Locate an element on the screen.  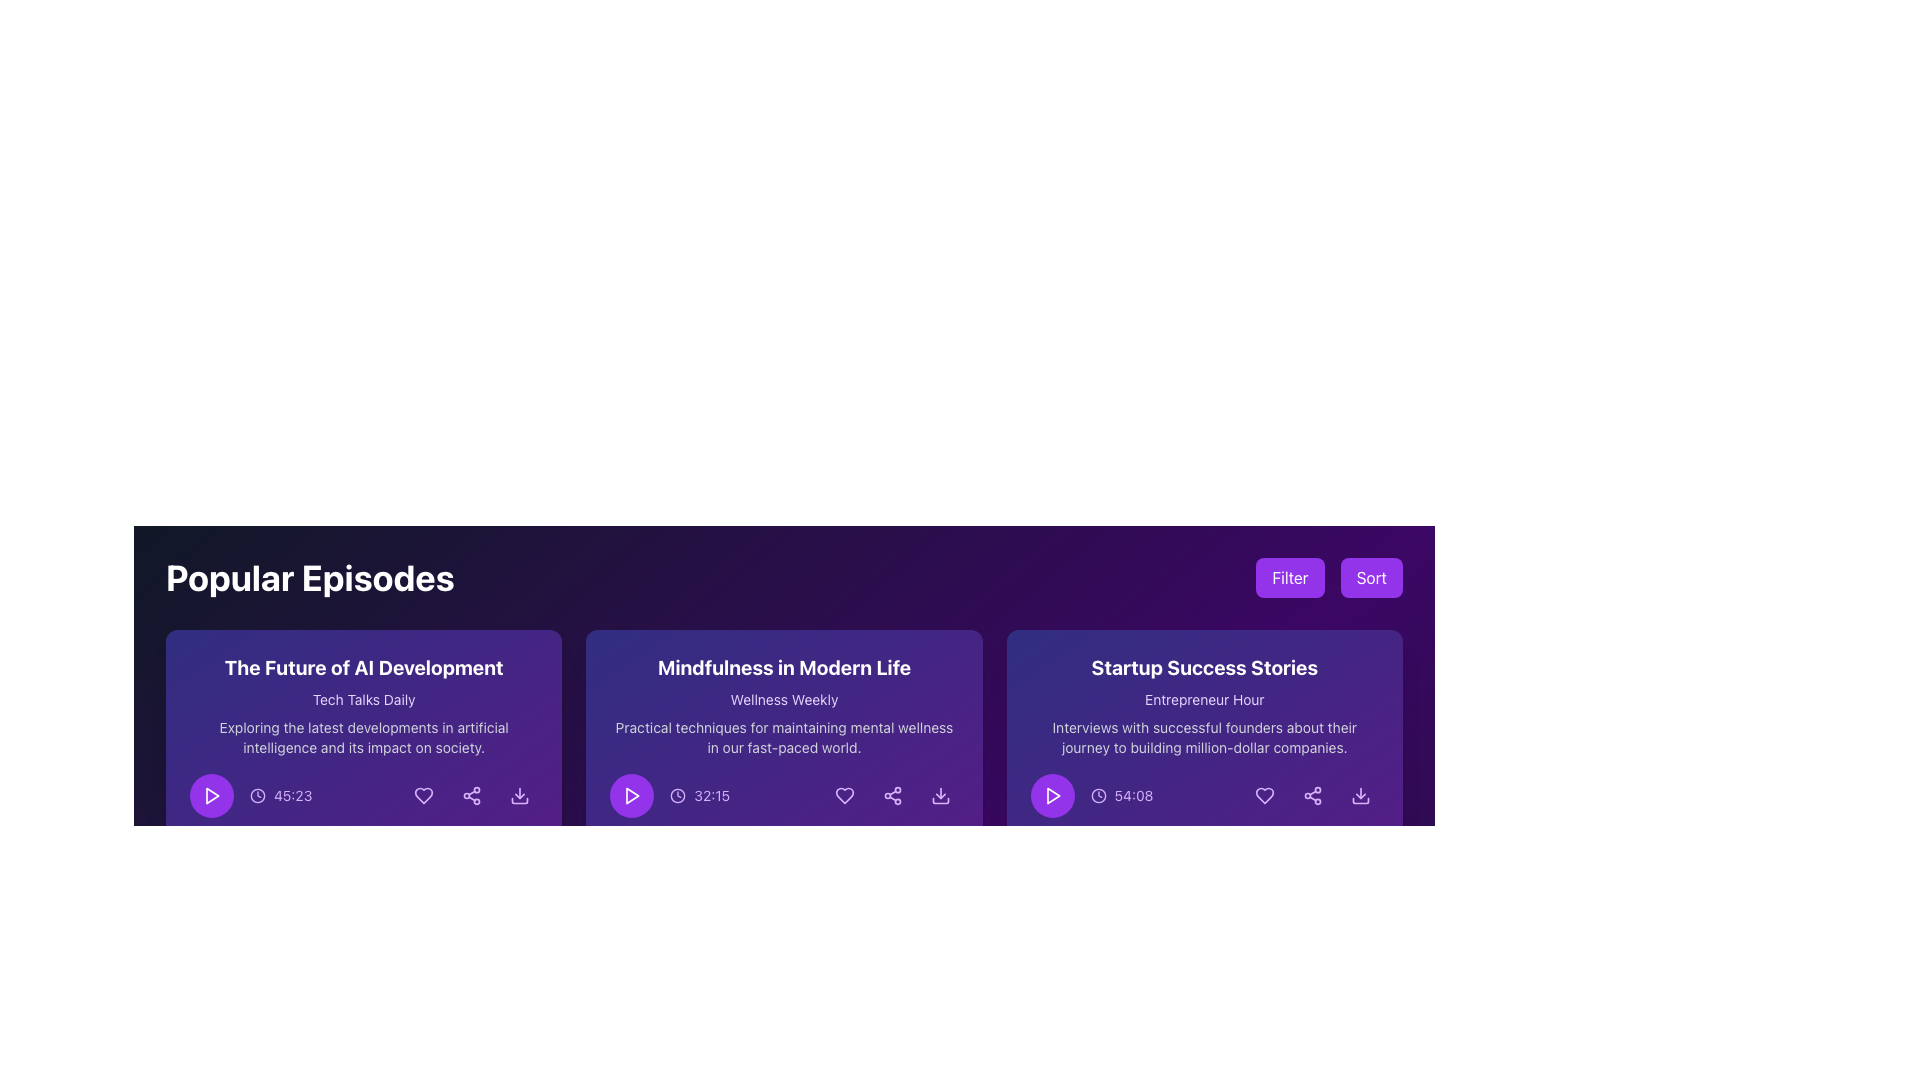
the play button icon, which is a triangular shape pointing to the right, located within a circular purple background in the bottom-left corner of the 'Startup Success Stories' card is located at coordinates (1051, 794).